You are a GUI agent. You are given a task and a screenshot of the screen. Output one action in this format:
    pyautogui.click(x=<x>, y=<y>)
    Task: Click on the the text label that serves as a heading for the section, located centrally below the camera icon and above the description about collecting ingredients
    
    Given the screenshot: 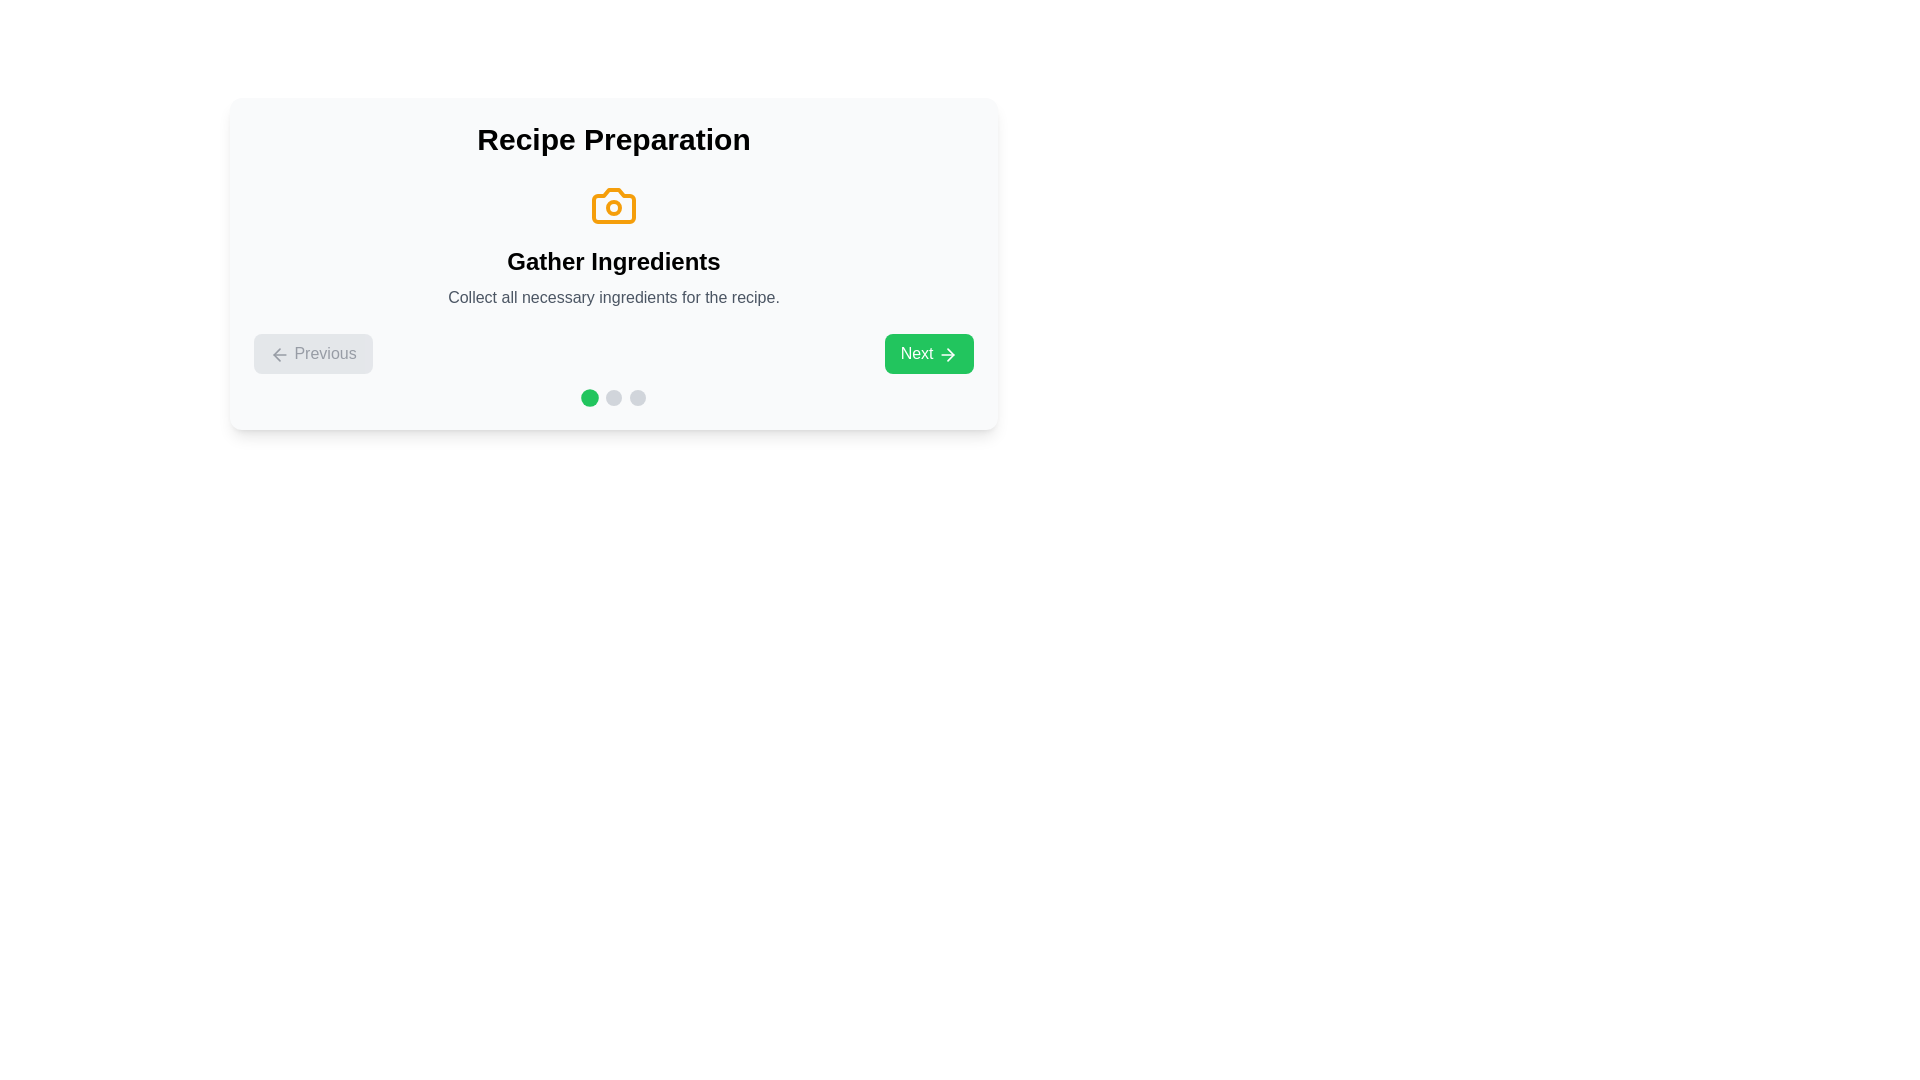 What is the action you would take?
    pyautogui.click(x=613, y=261)
    